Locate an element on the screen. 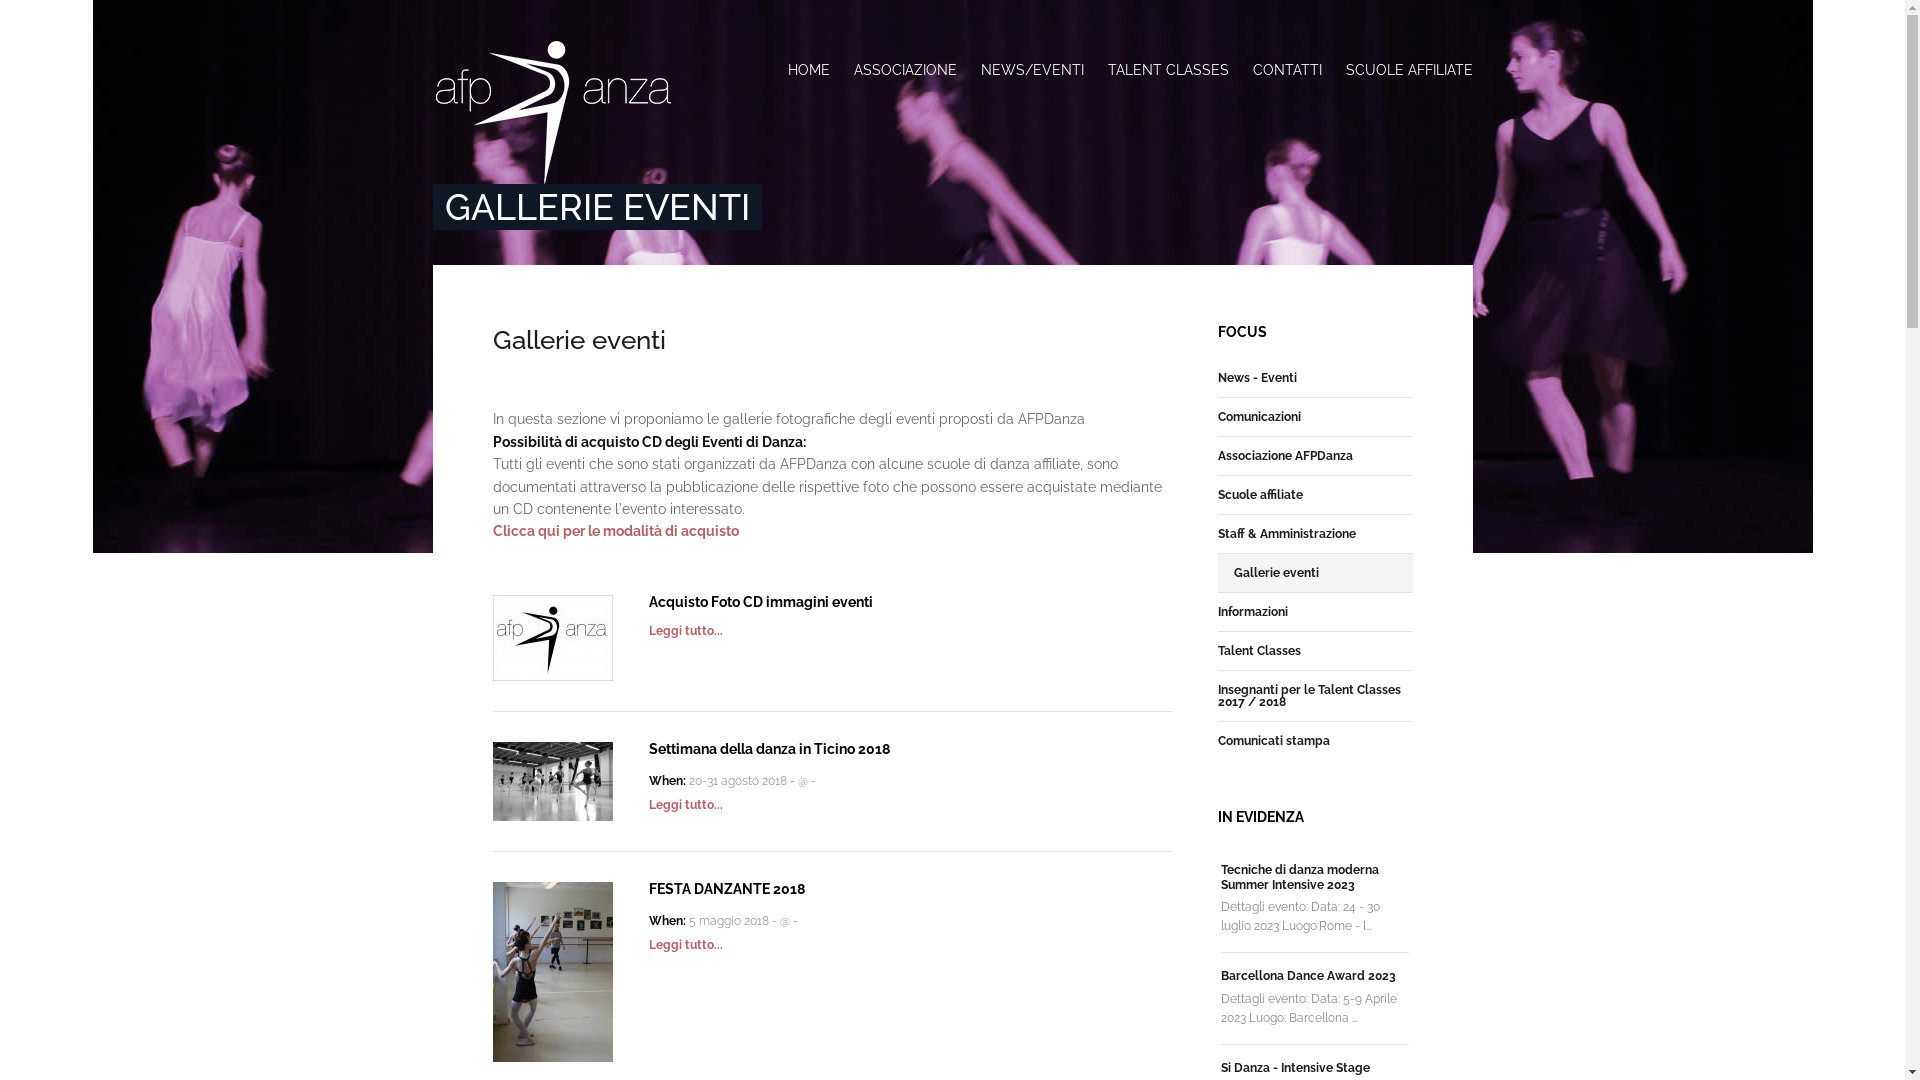  'Acquisto Foto CD immagini eventi' is located at coordinates (648, 600).